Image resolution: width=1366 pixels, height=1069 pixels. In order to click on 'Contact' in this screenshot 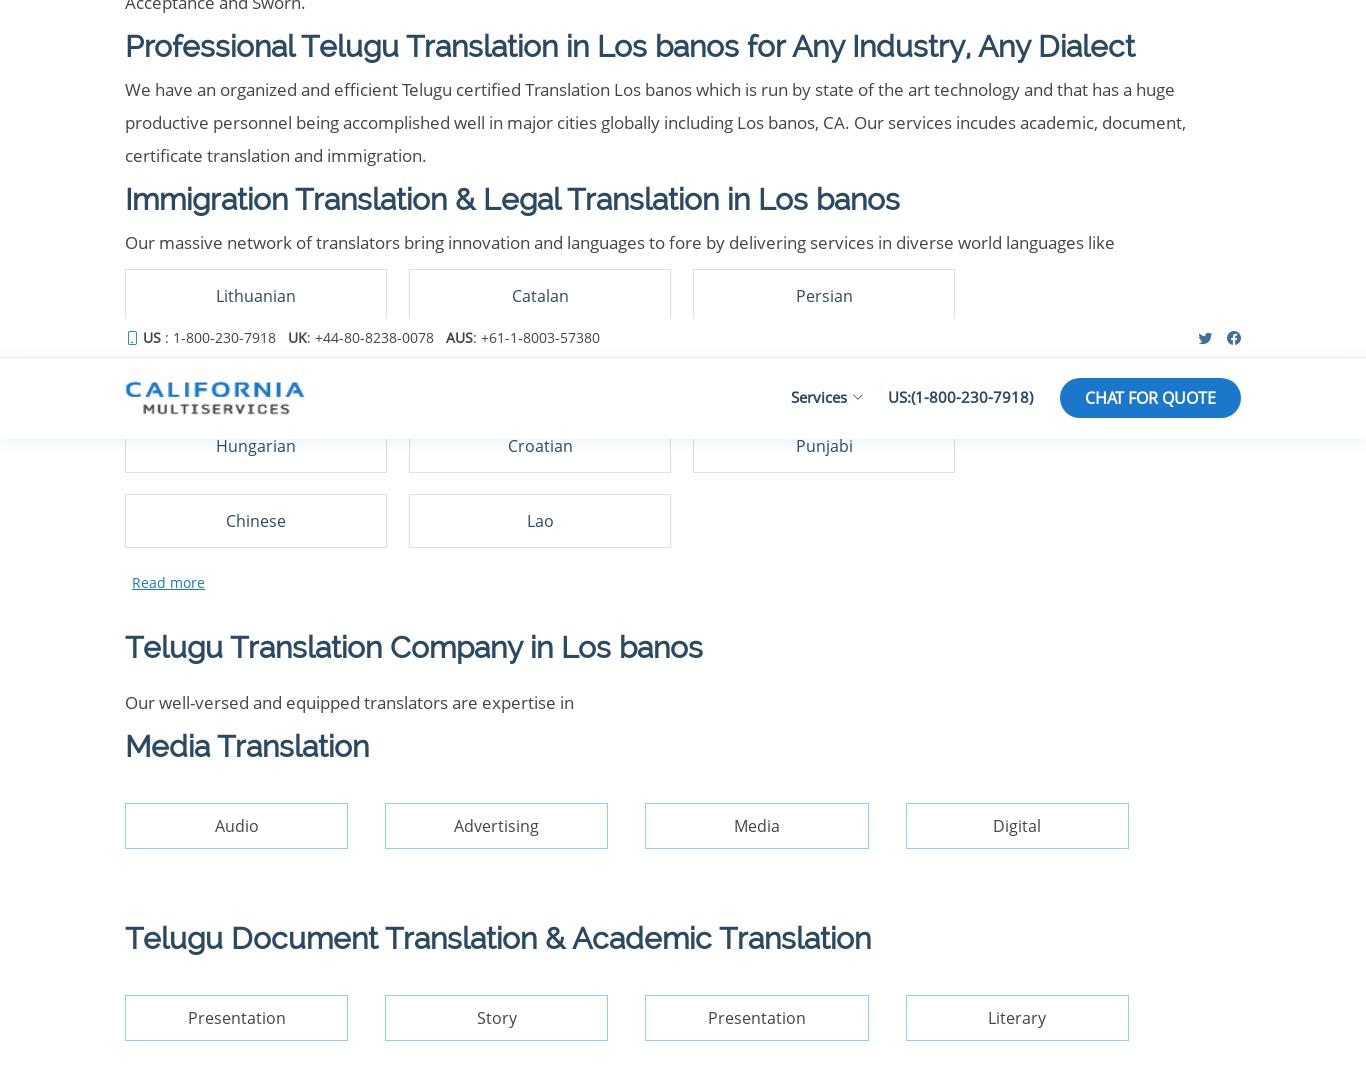, I will do `click(359, 408)`.